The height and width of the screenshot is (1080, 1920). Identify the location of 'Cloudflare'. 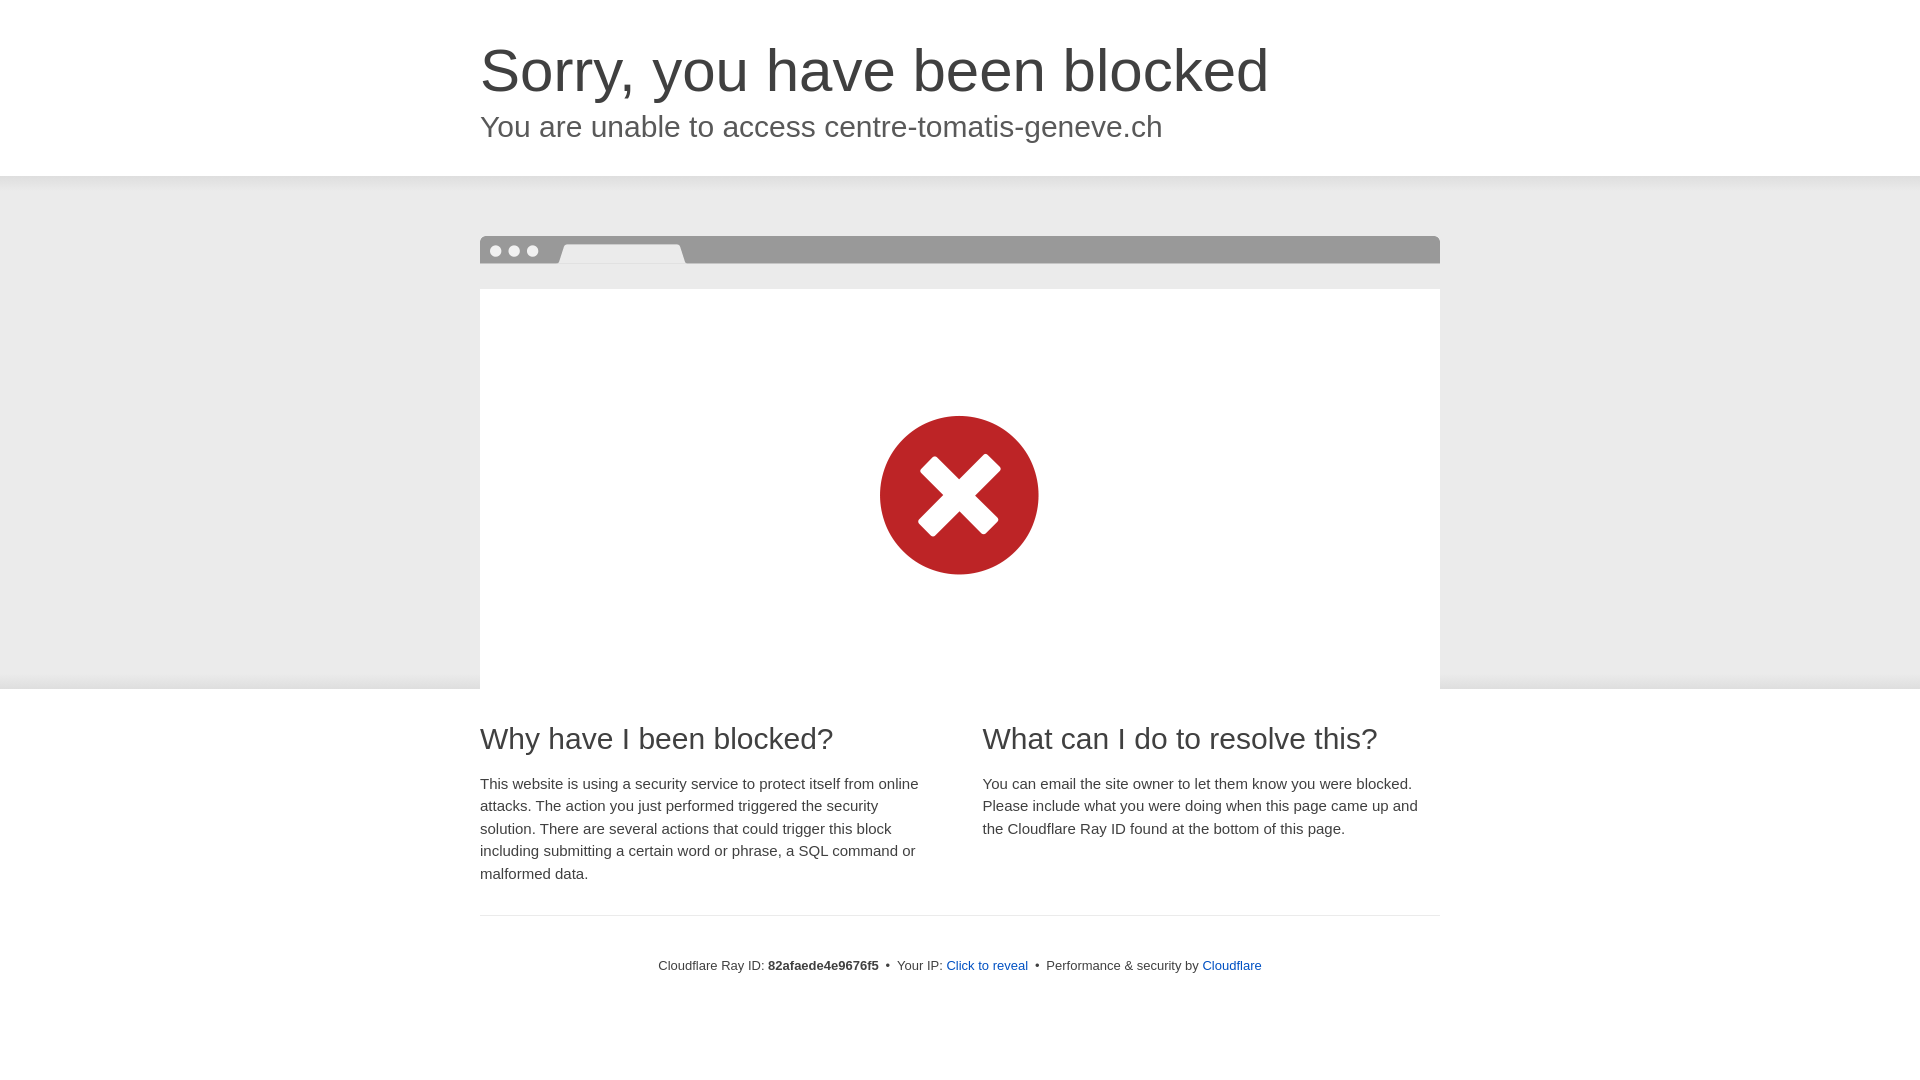
(1230, 964).